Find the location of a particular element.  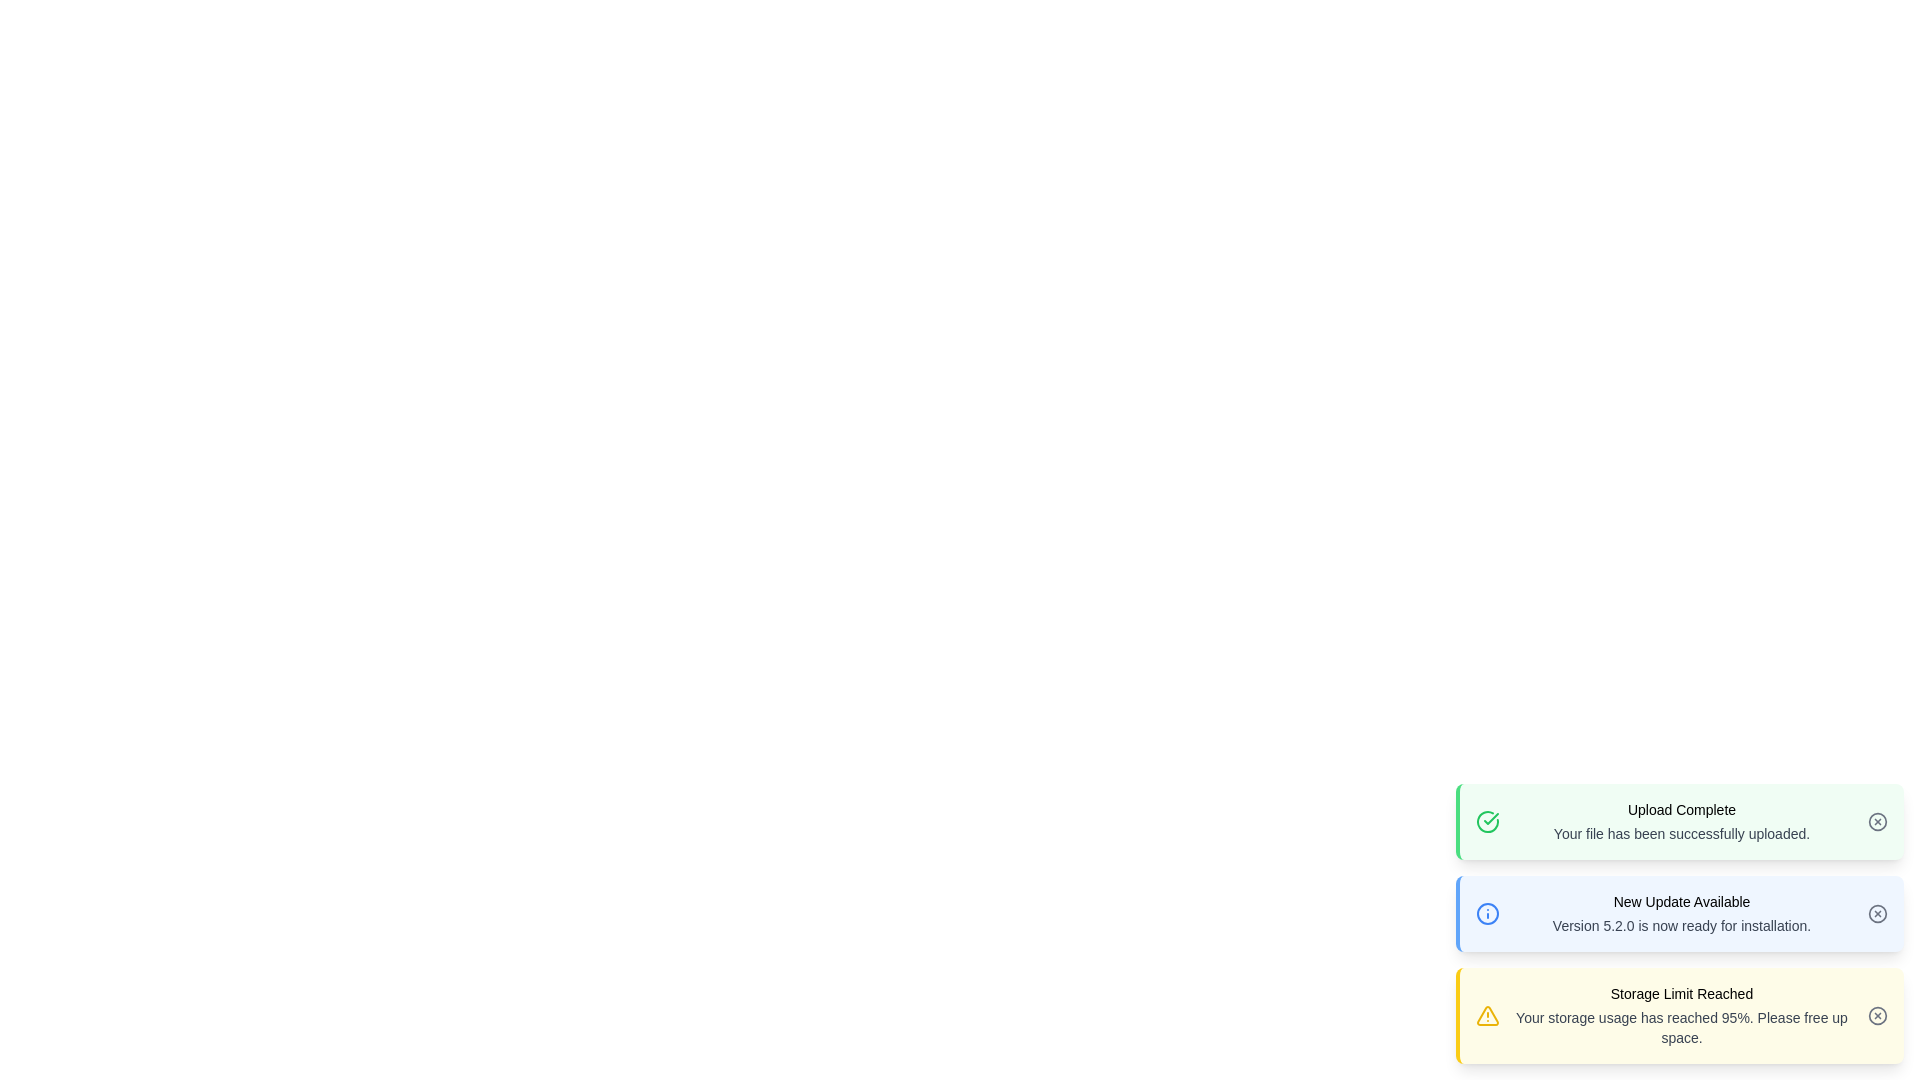

the static text element that reads 'Version 5.2.0 is now ready for installation.' which is positioned below the title 'New Update Available' in a notification box is located at coordinates (1680, 925).